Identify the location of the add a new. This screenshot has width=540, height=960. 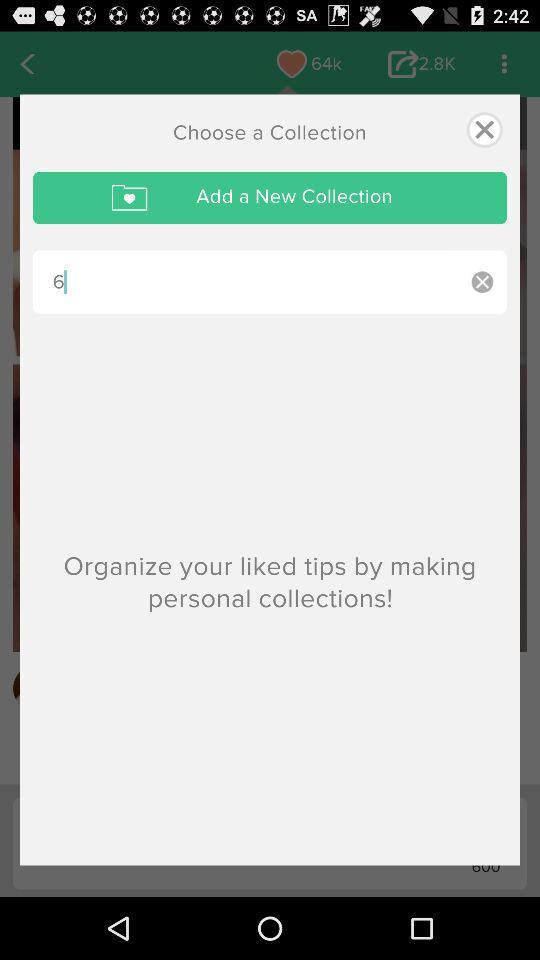
(270, 197).